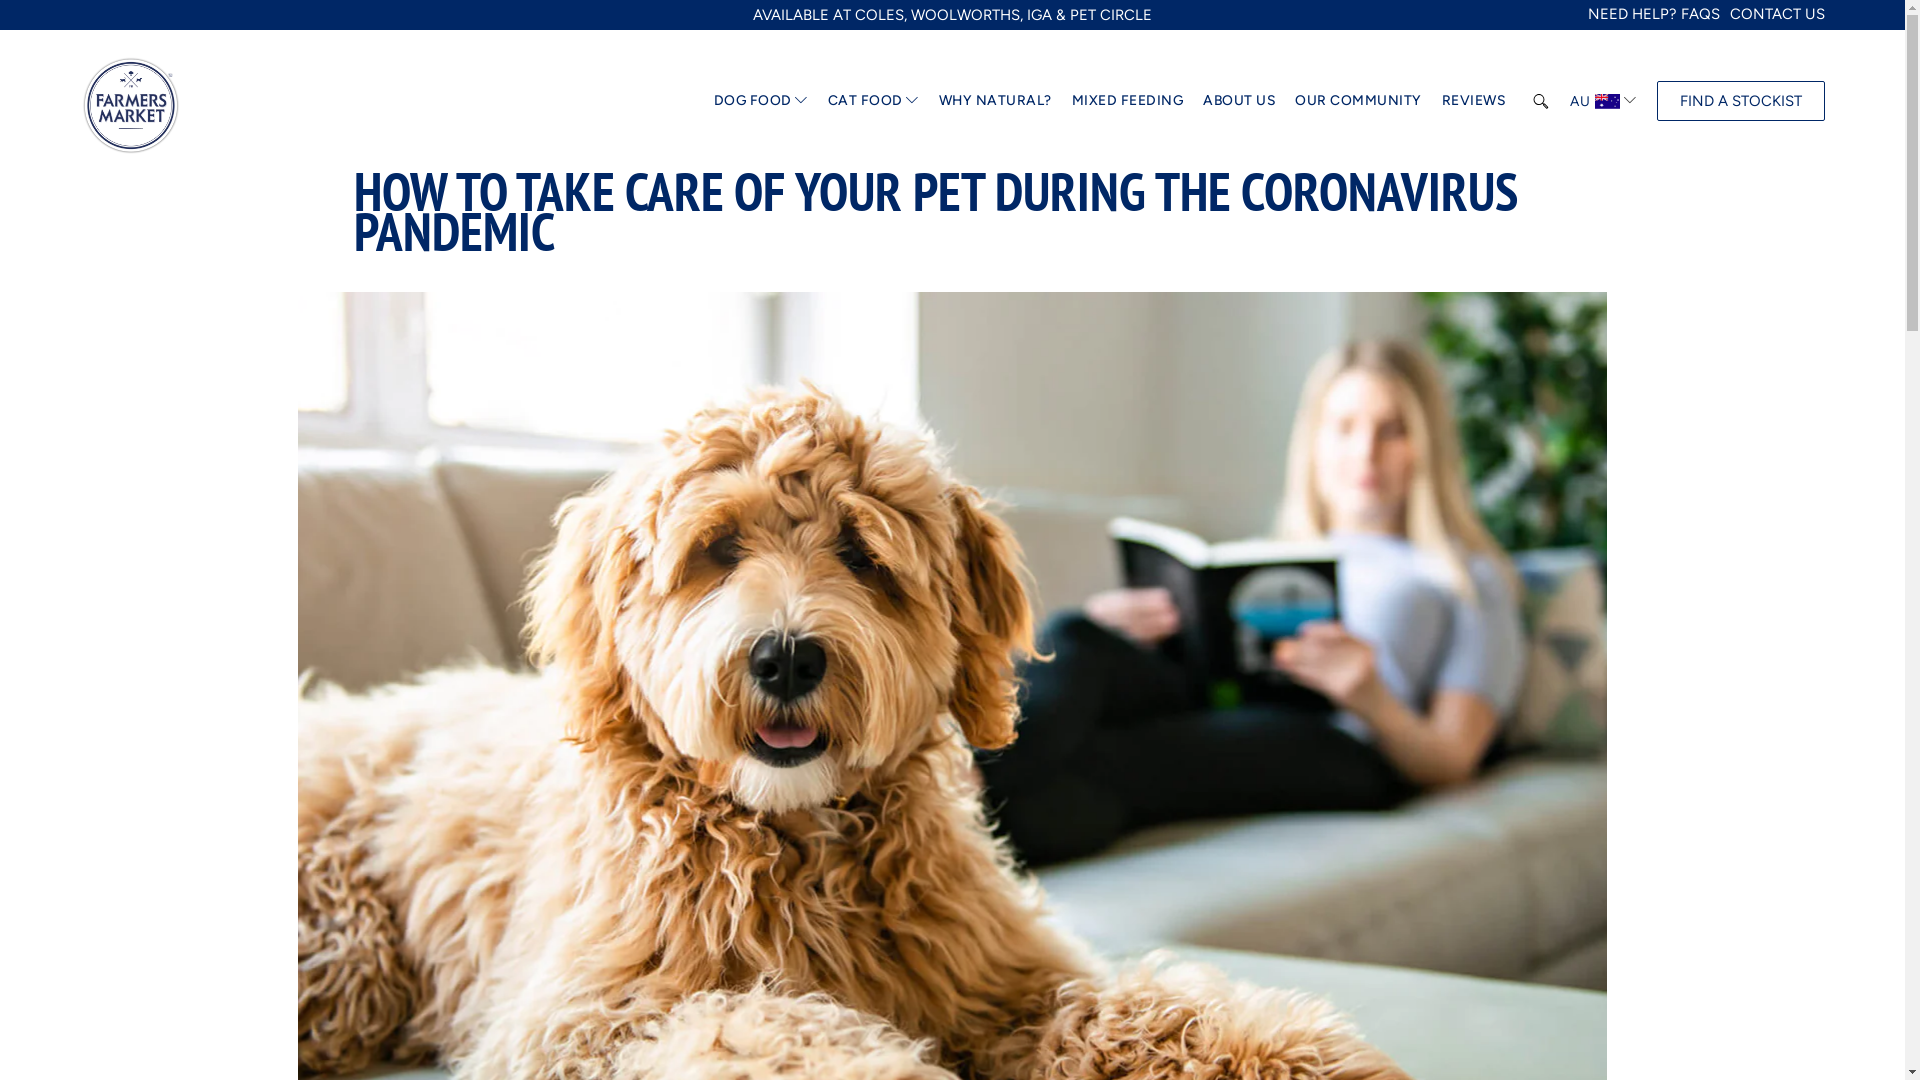  I want to click on 'CAT FOOD', so click(865, 100).